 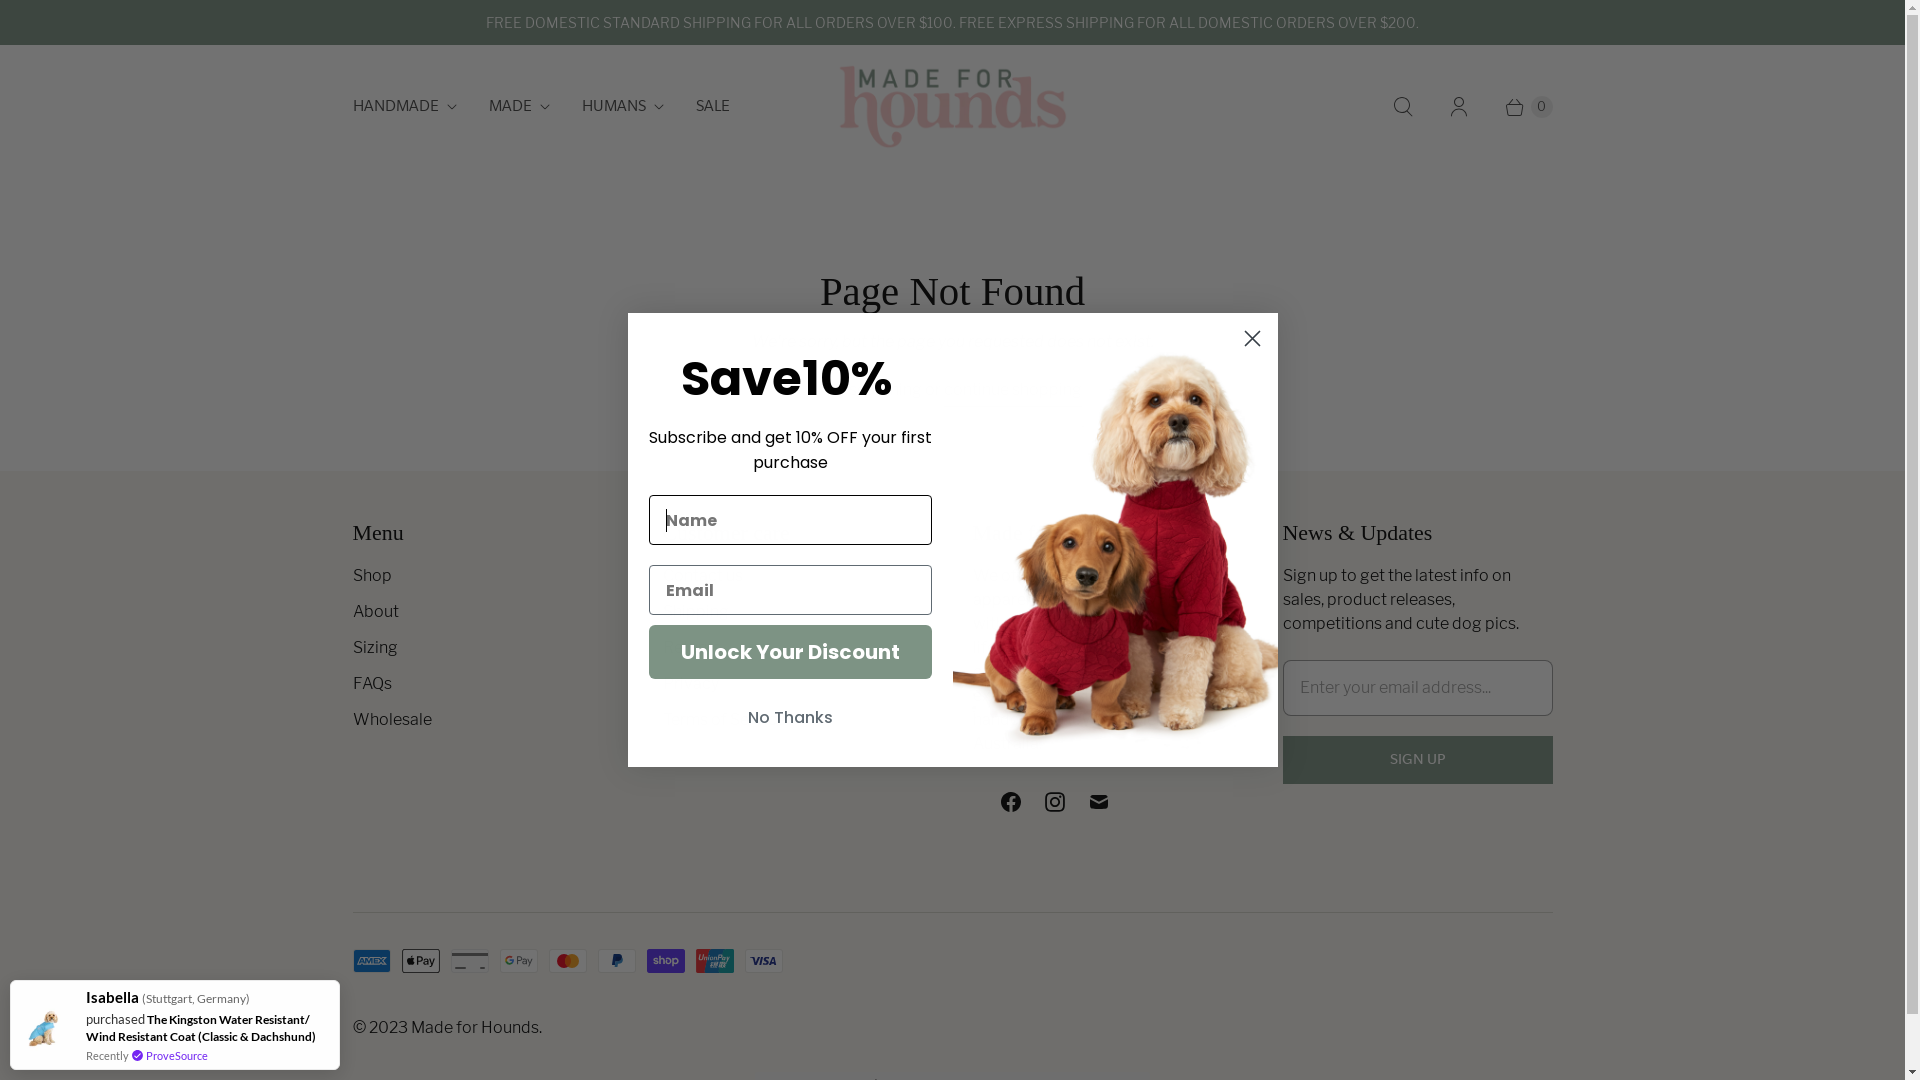 I want to click on 'FAQs', so click(x=371, y=682).